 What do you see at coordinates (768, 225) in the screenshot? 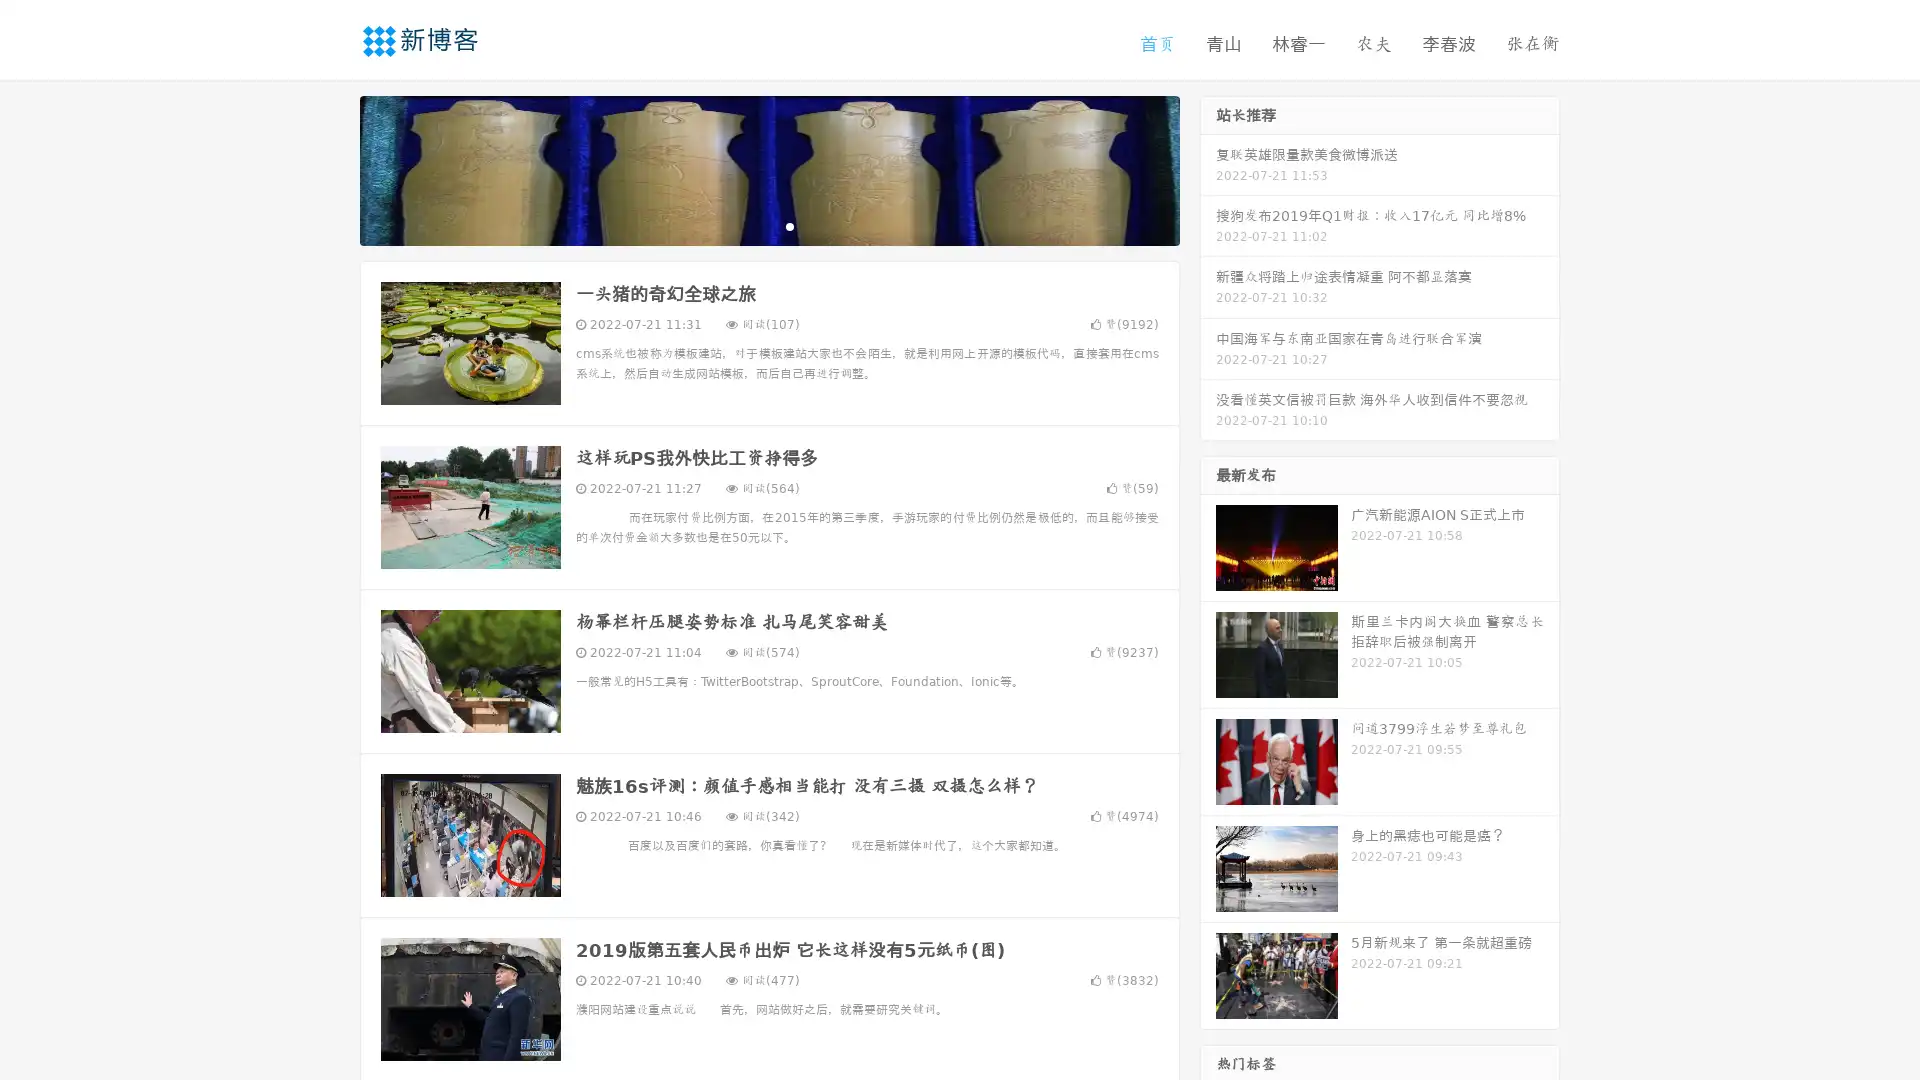
I see `Go to slide 2` at bounding box center [768, 225].